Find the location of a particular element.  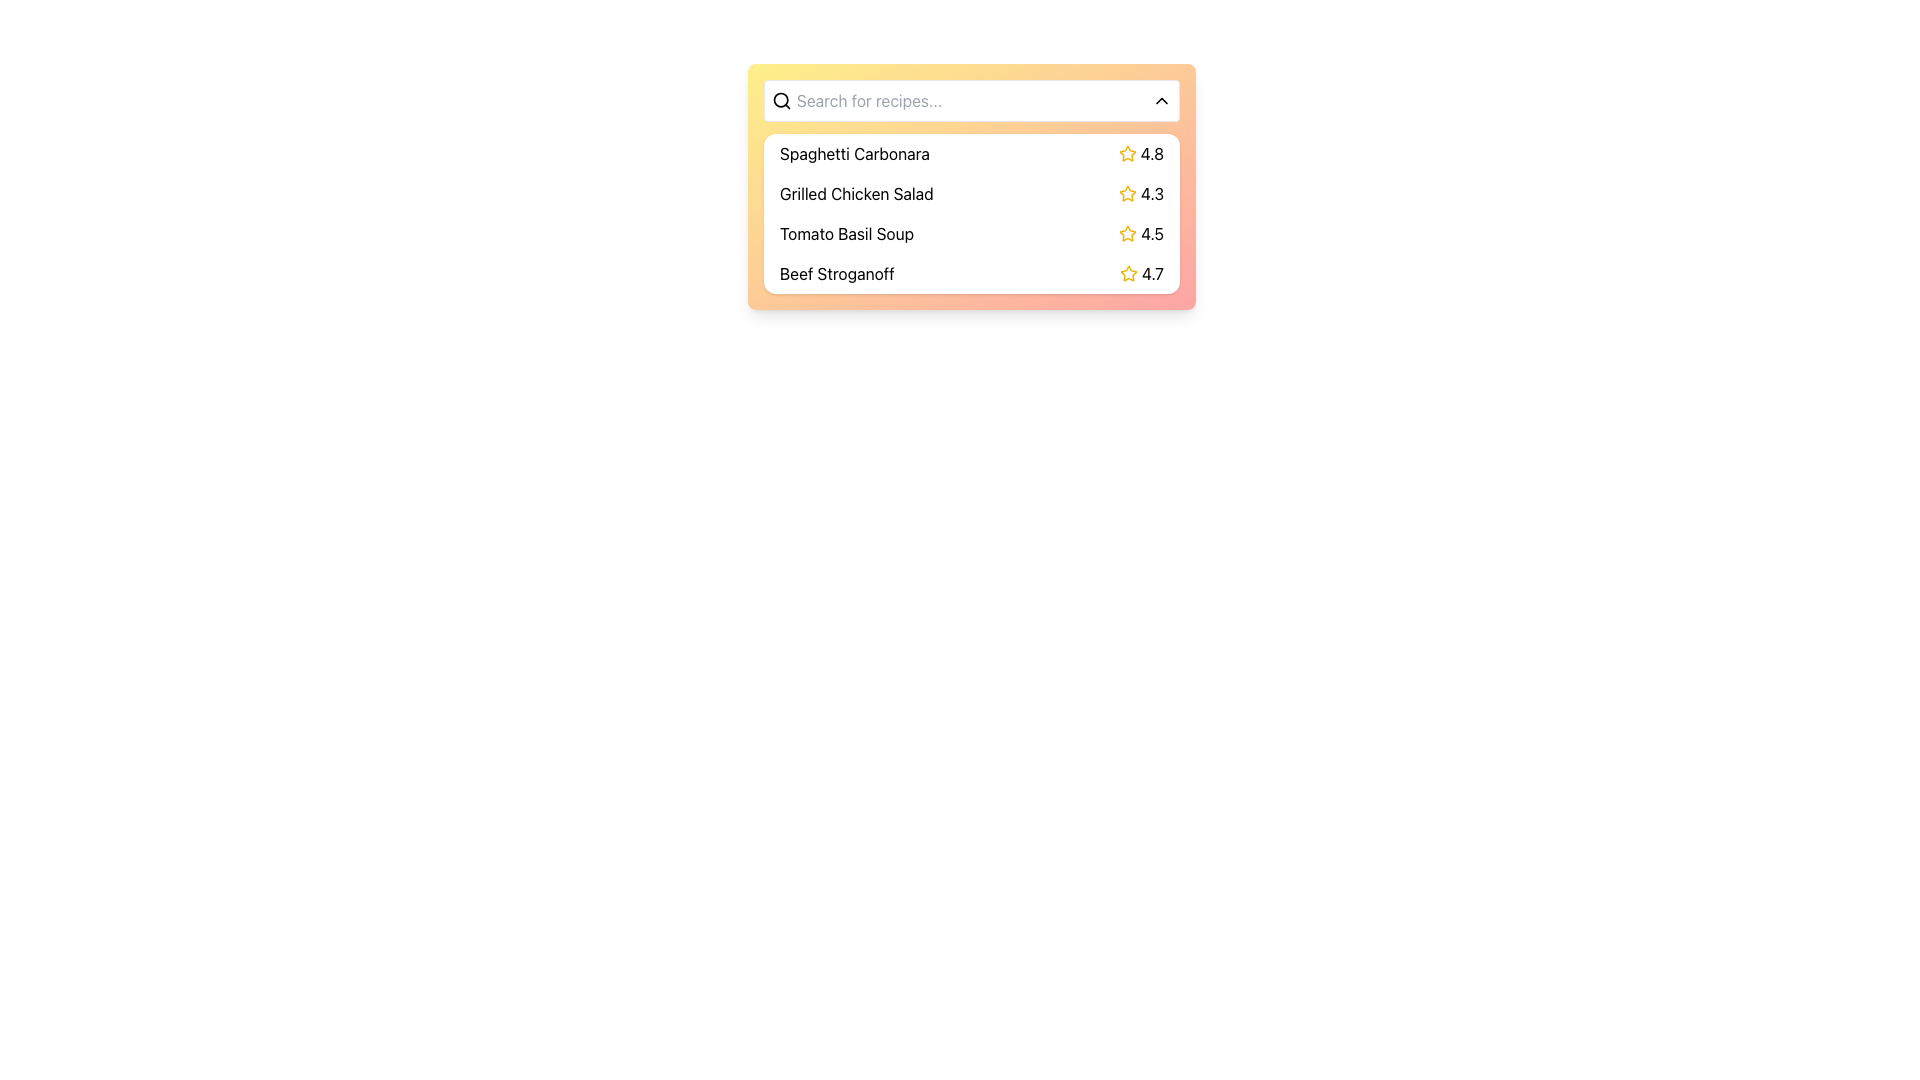

the menu item labeled 'Tomato Basil Soup', which is the third item in the dropdown menu is located at coordinates (971, 233).